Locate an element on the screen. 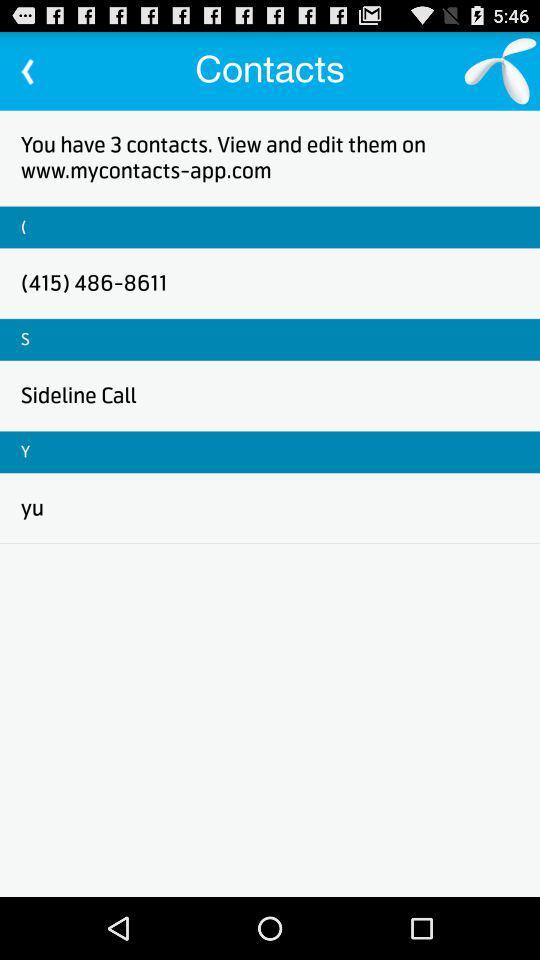 The image size is (540, 960). item above the (415) 486-8611 icon is located at coordinates (22, 227).